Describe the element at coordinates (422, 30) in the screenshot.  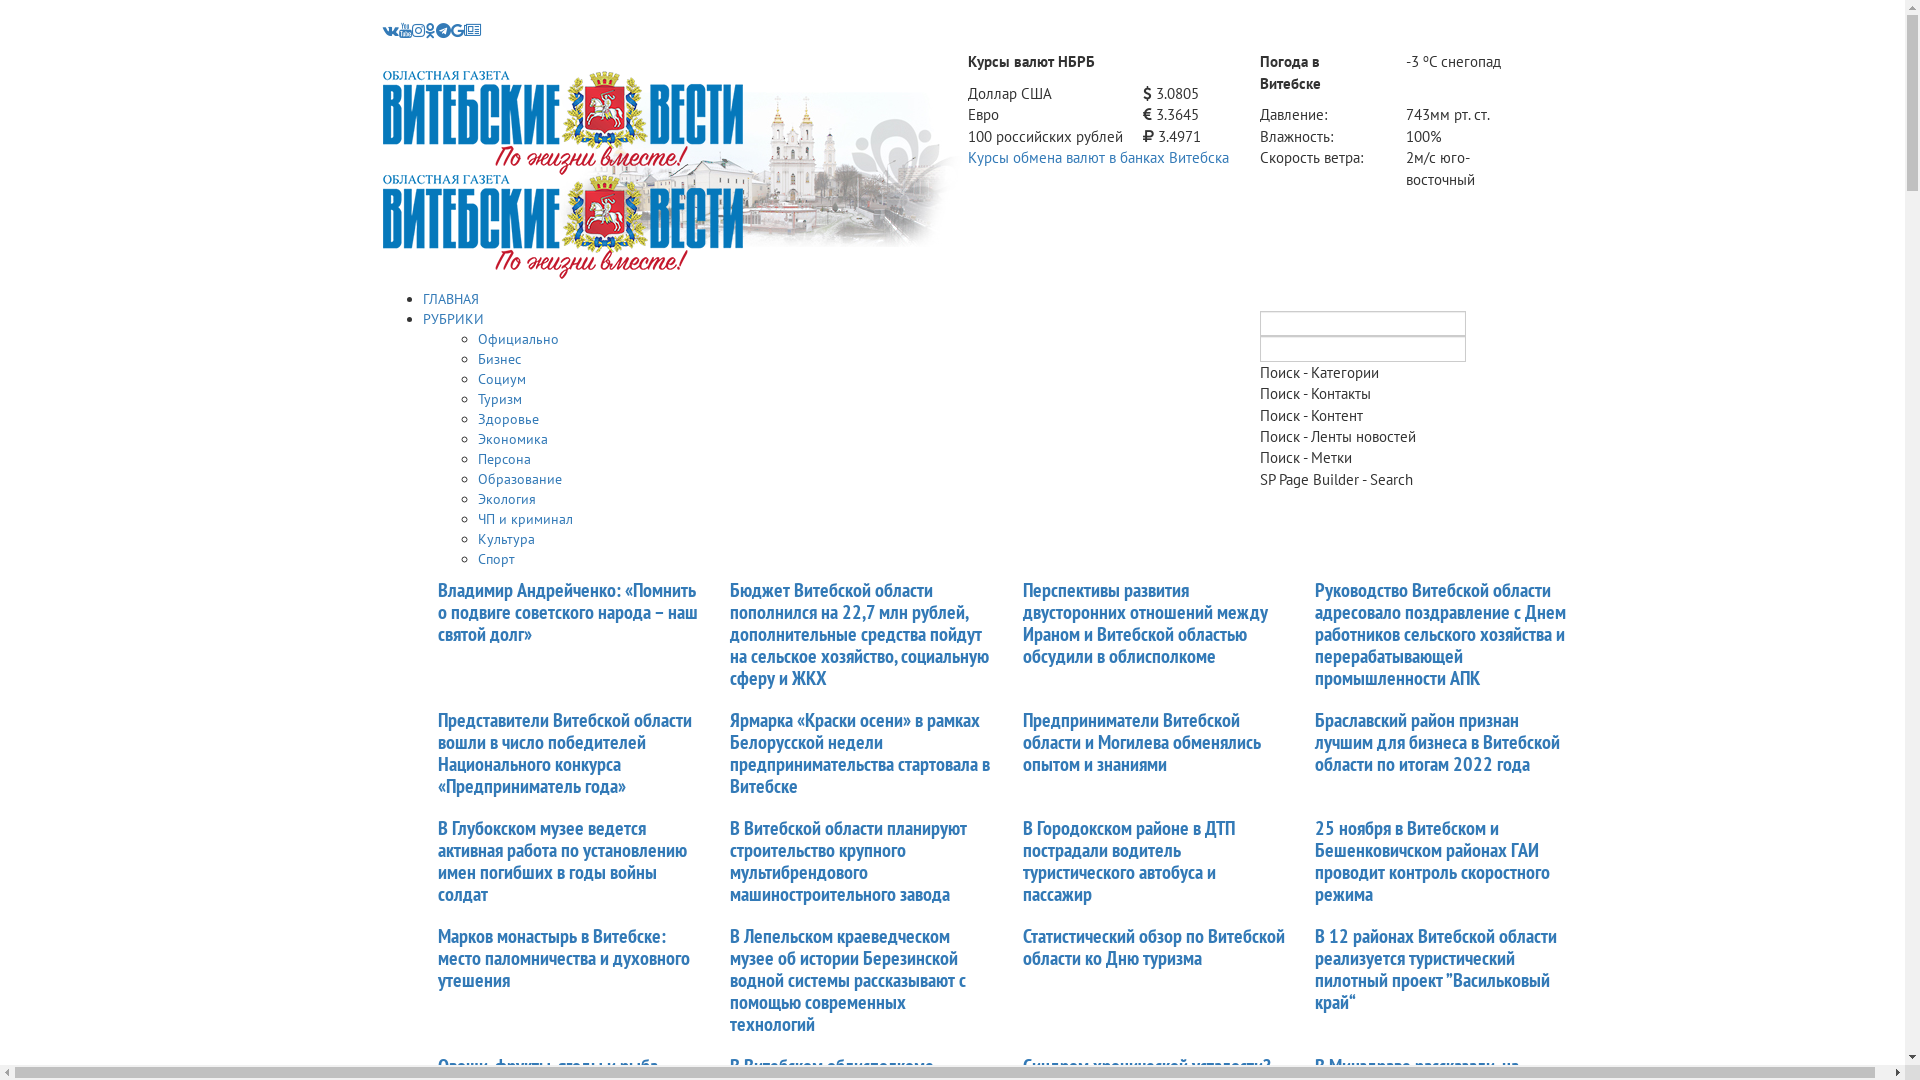
I see `'OK.RU'` at that location.